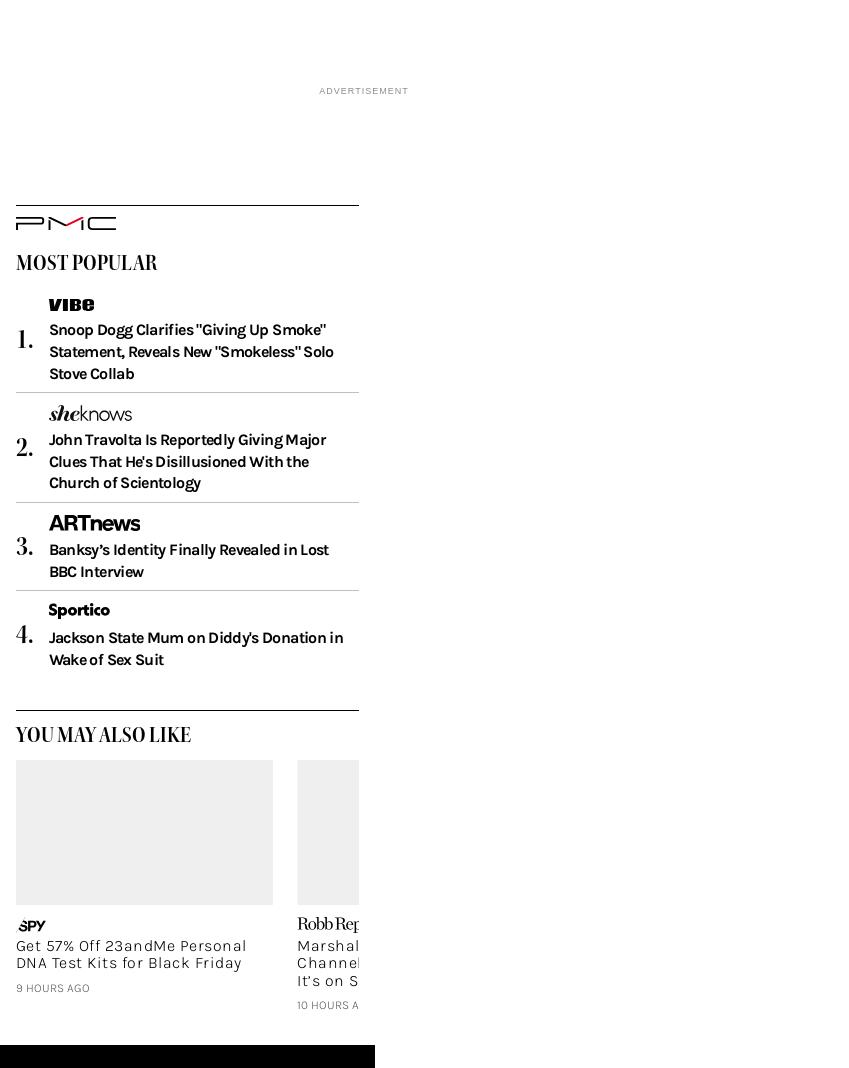 The image size is (849, 1068). I want to click on 'Get 57% Off 23andMe Personal DNA Test Kits for Black Friday', so click(129, 985).